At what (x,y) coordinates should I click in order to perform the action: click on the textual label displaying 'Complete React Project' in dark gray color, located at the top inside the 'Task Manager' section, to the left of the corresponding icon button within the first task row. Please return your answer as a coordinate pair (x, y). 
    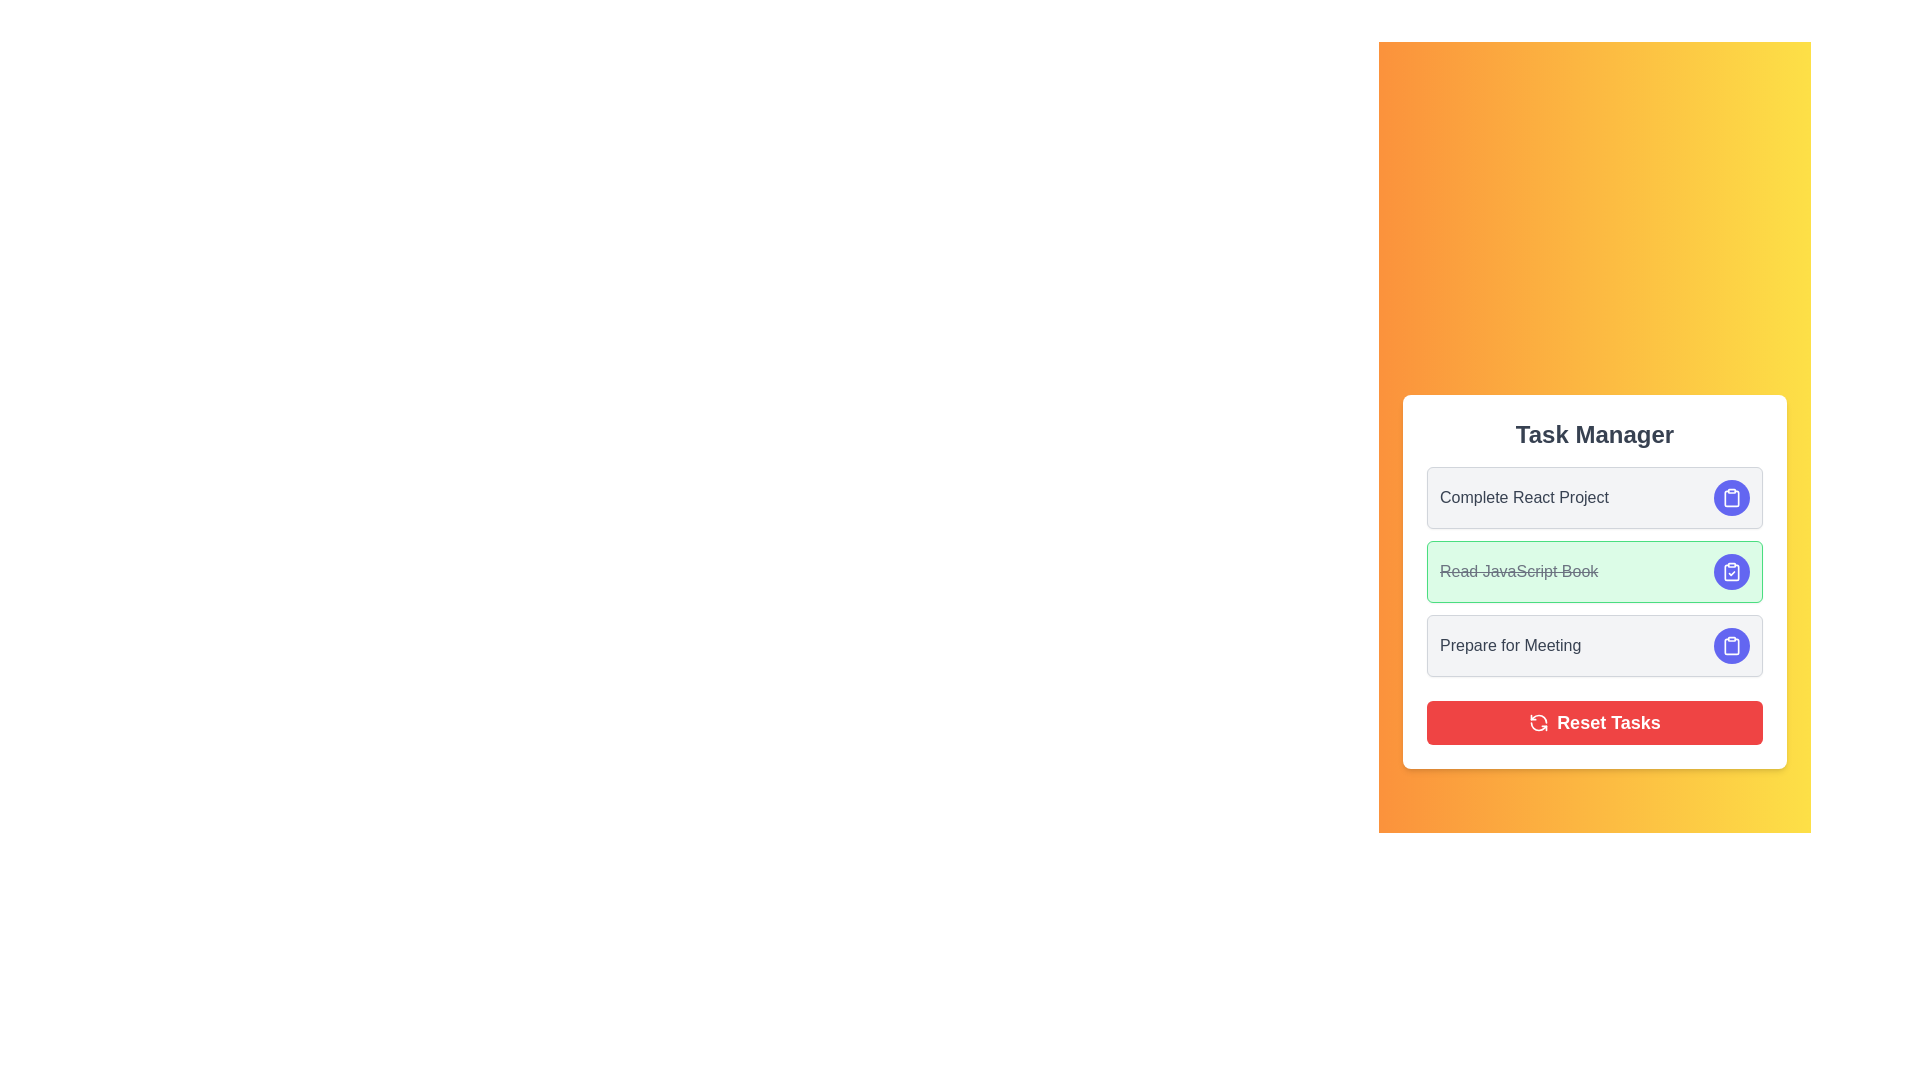
    Looking at the image, I should click on (1523, 496).